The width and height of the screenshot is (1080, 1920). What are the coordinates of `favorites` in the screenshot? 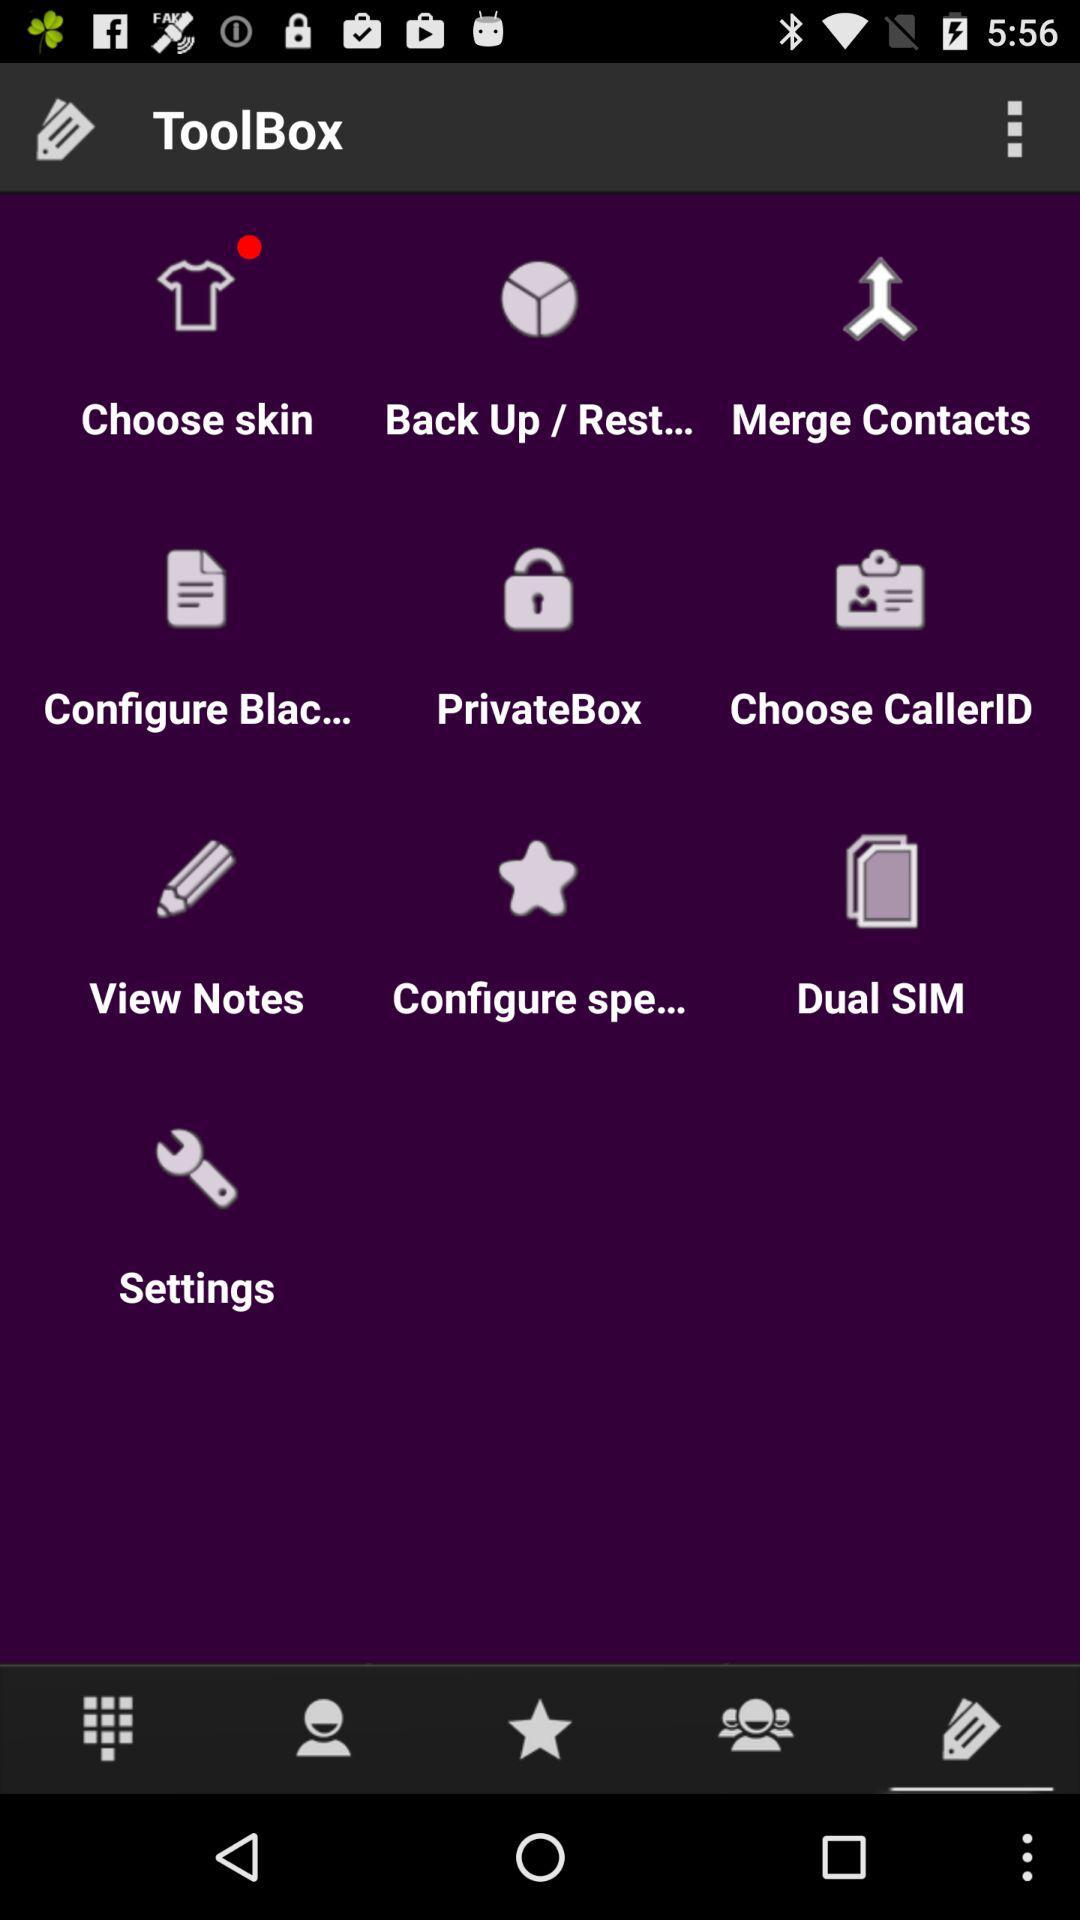 It's located at (540, 1727).